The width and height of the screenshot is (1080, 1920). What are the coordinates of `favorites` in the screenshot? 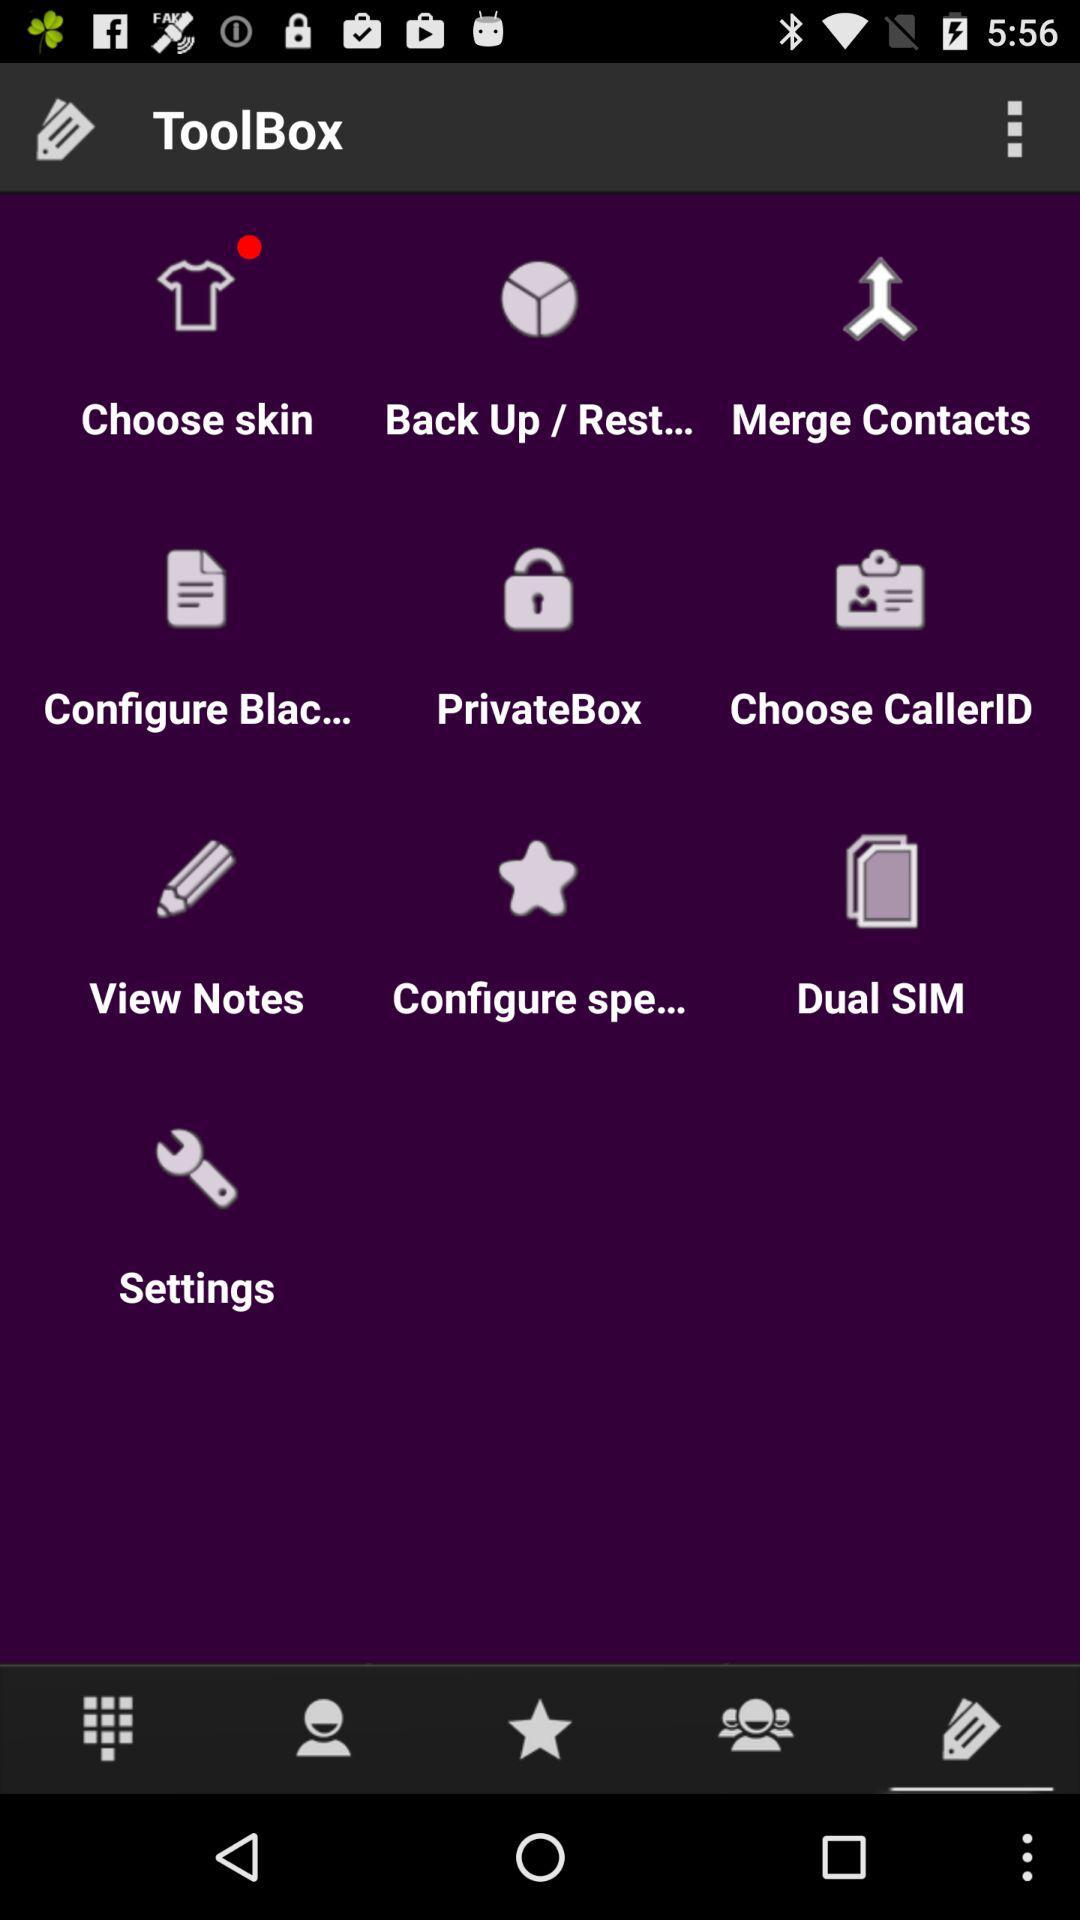 It's located at (540, 1727).